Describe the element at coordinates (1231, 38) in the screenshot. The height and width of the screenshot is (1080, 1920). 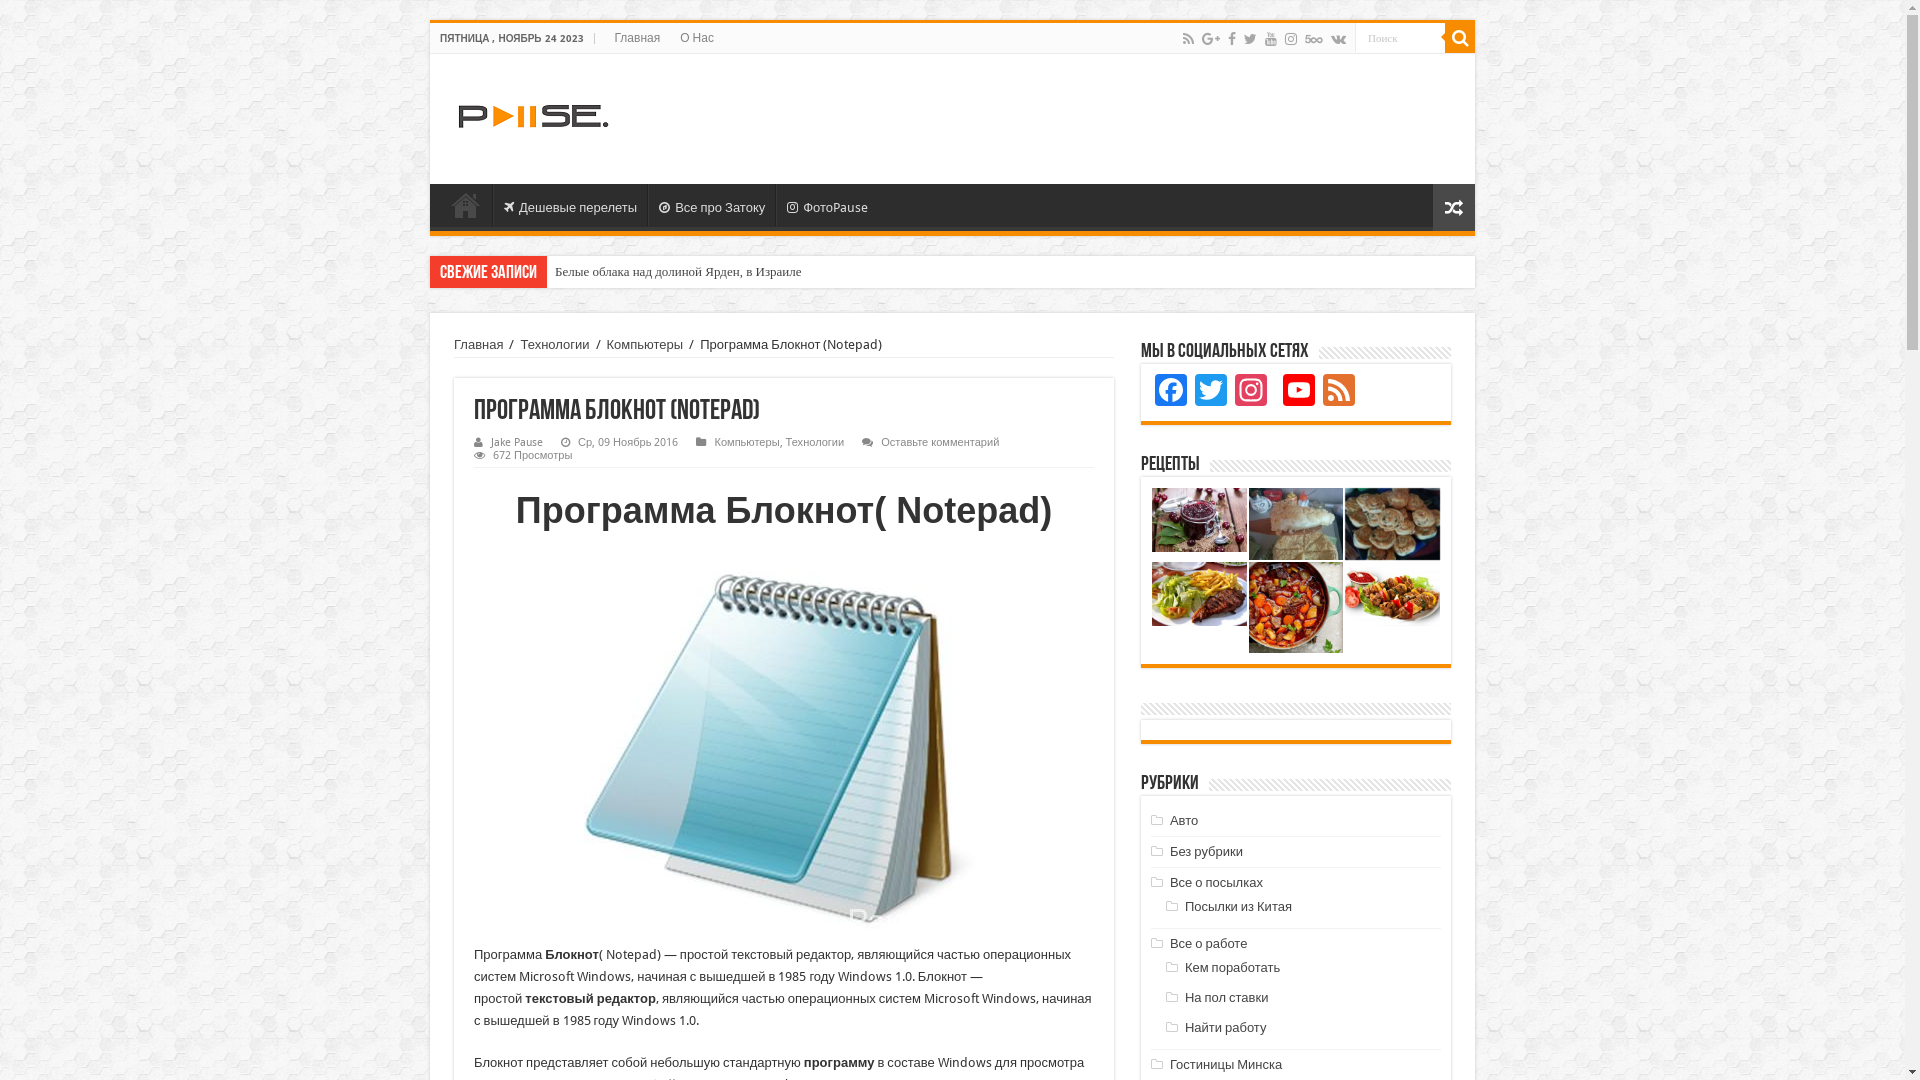
I see `'Facebook'` at that location.